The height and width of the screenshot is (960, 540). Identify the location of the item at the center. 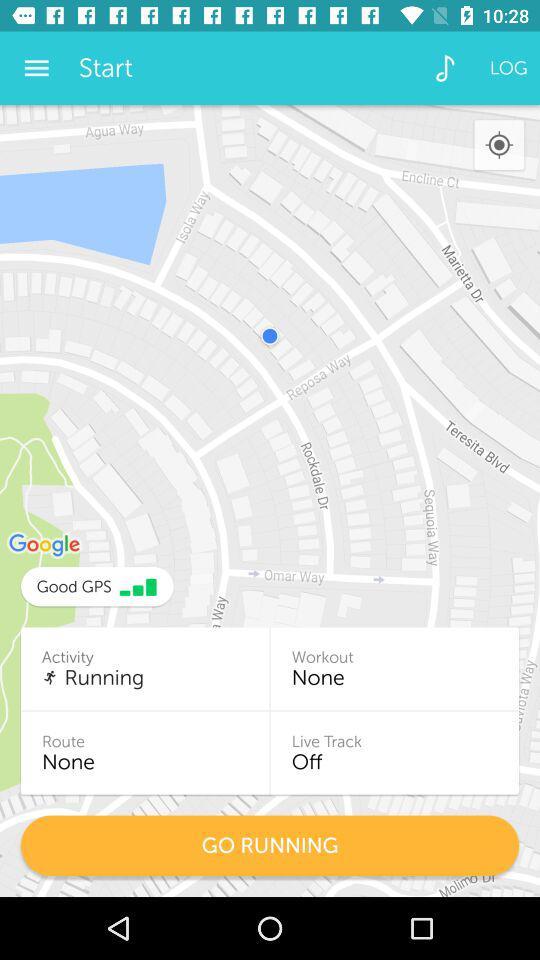
(270, 500).